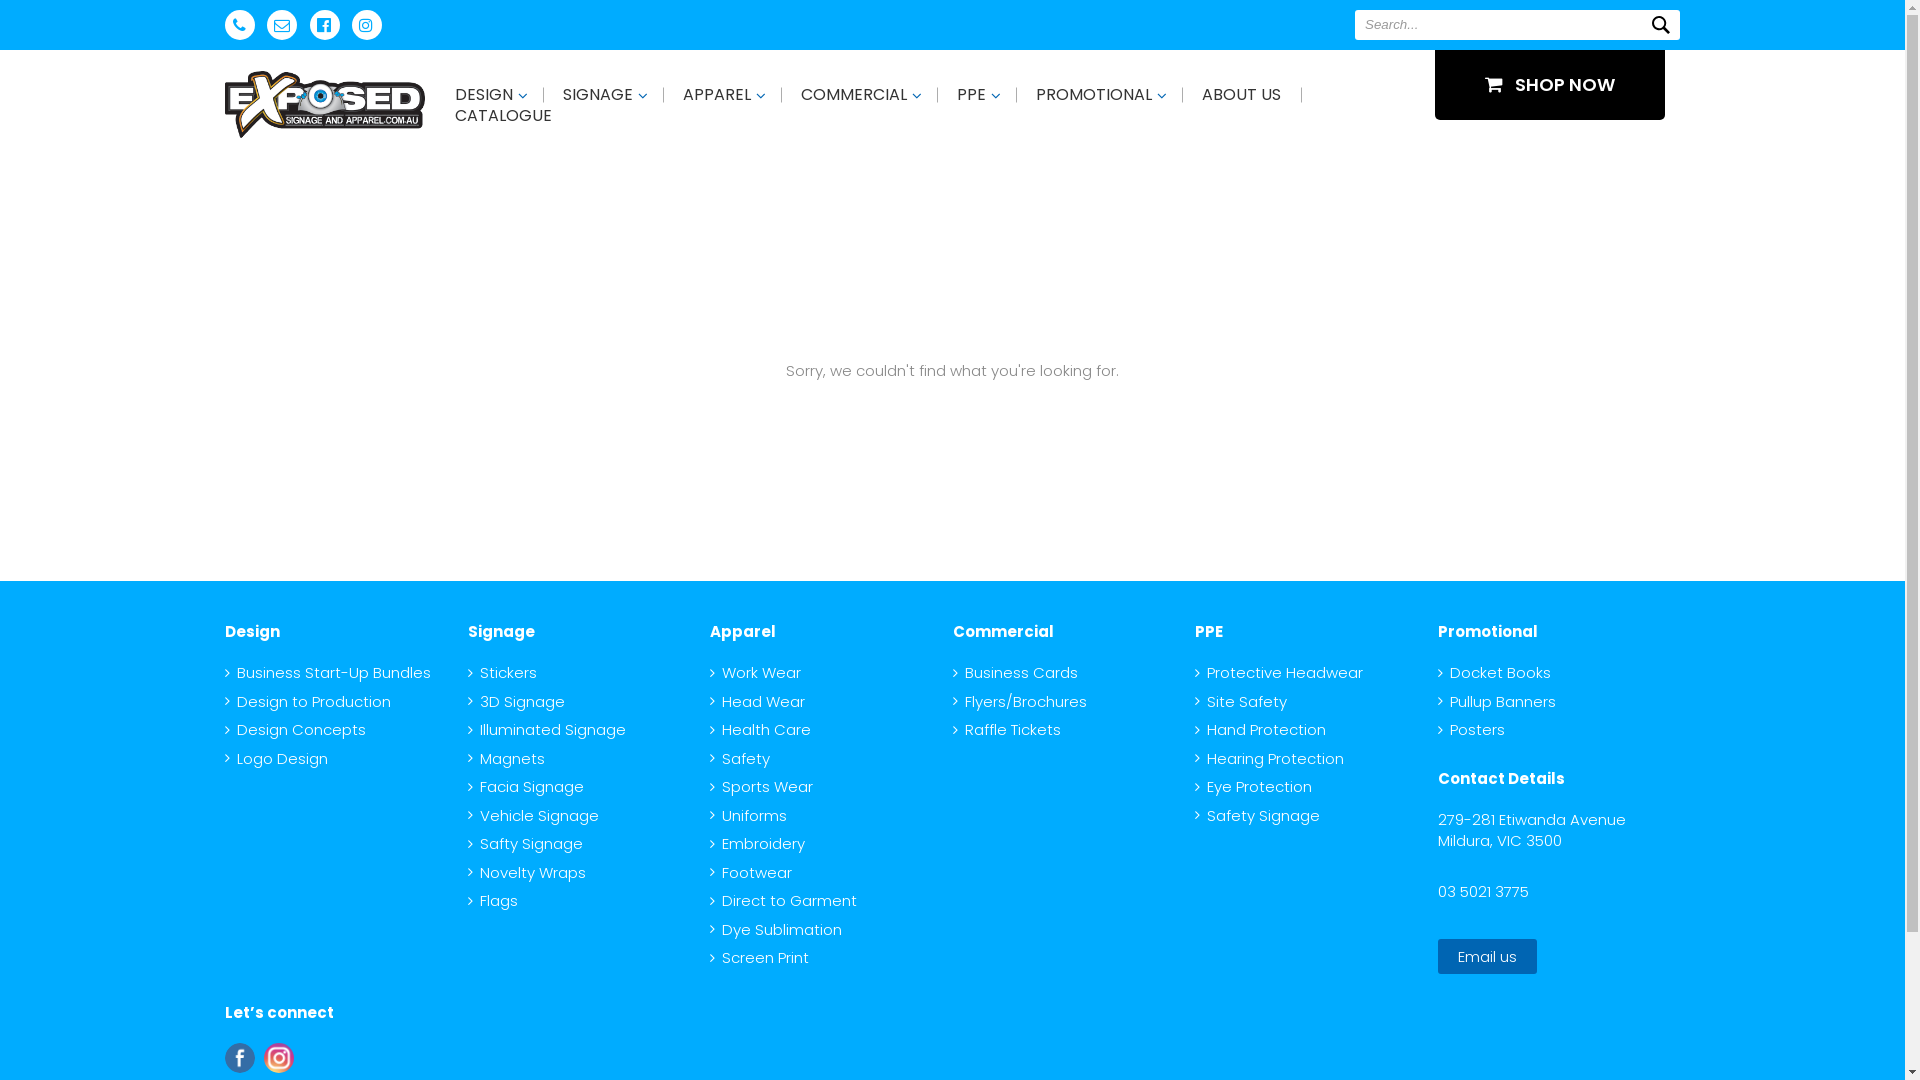 This screenshot has width=1920, height=1080. Describe the element at coordinates (327, 672) in the screenshot. I see `'Business Start-Up Bundles'` at that location.